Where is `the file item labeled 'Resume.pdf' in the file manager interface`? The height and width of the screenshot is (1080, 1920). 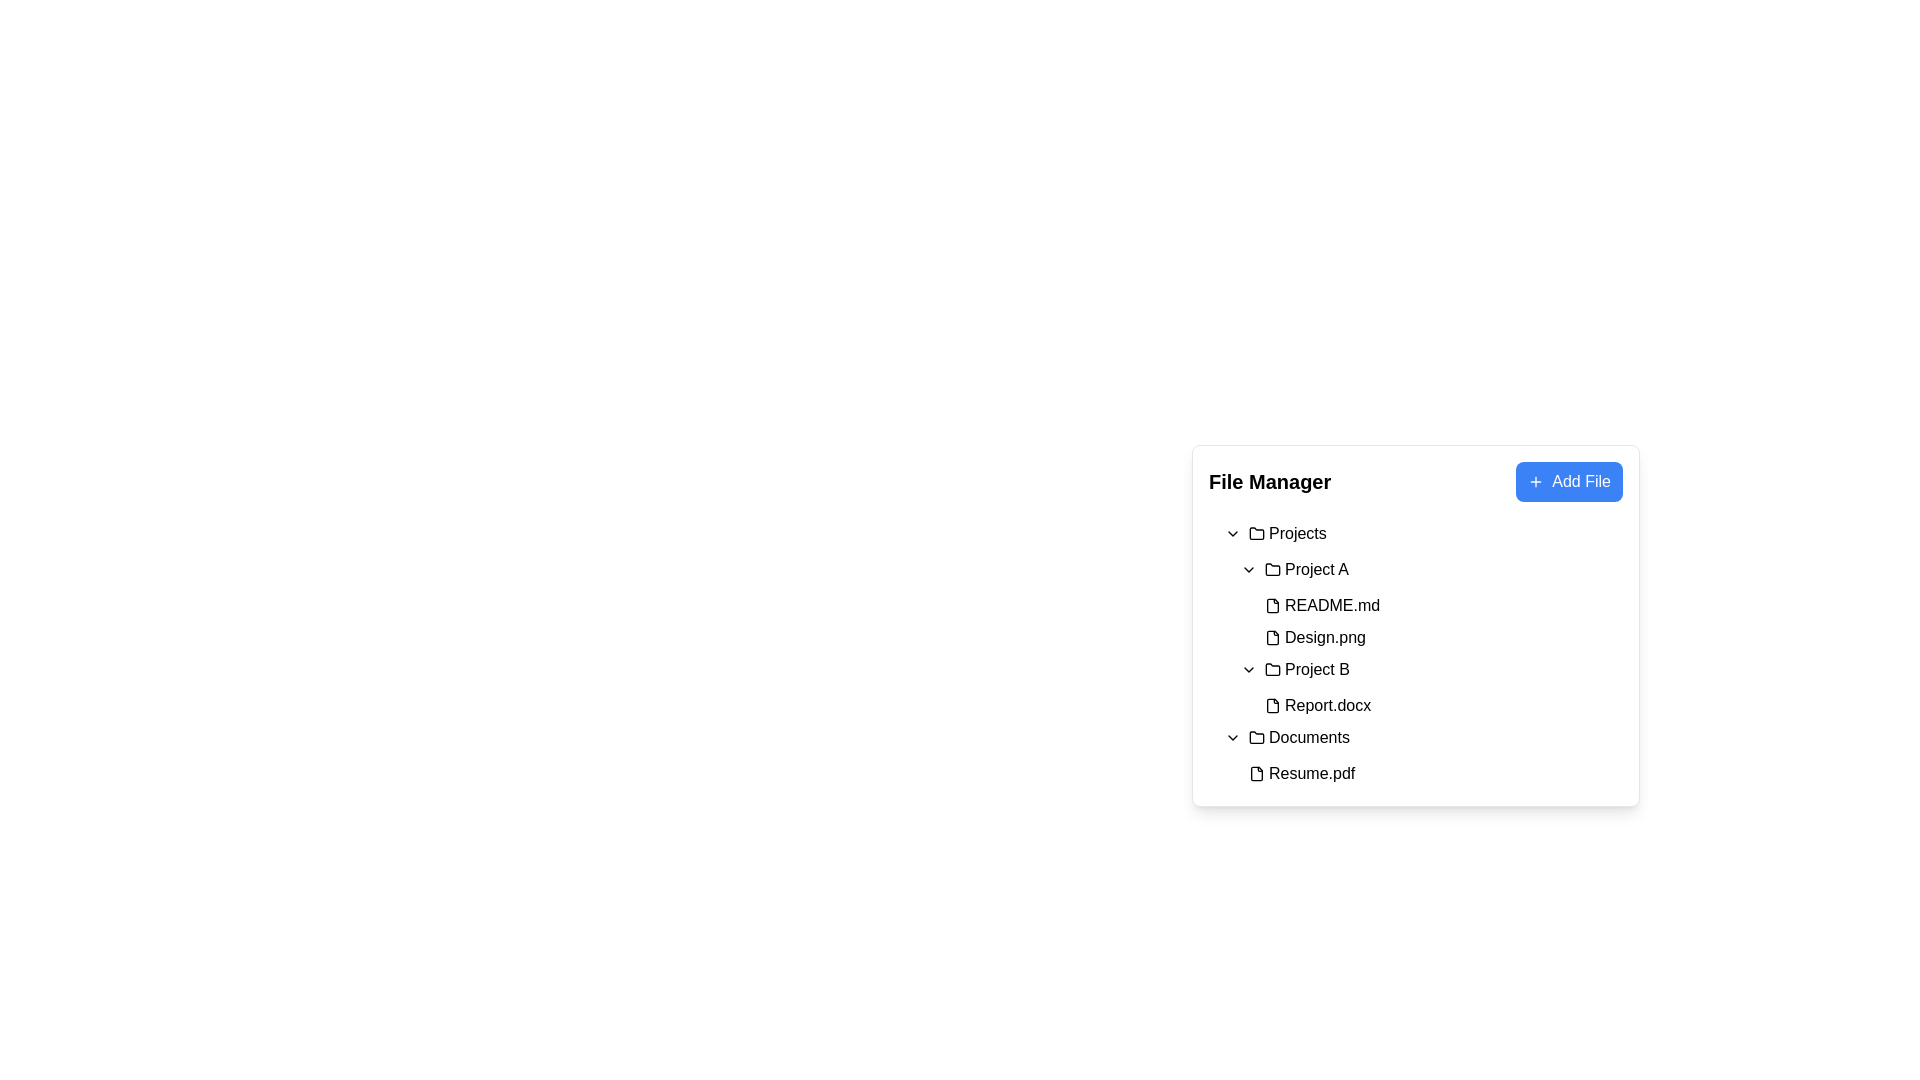
the file item labeled 'Resume.pdf' in the file manager interface is located at coordinates (1430, 773).